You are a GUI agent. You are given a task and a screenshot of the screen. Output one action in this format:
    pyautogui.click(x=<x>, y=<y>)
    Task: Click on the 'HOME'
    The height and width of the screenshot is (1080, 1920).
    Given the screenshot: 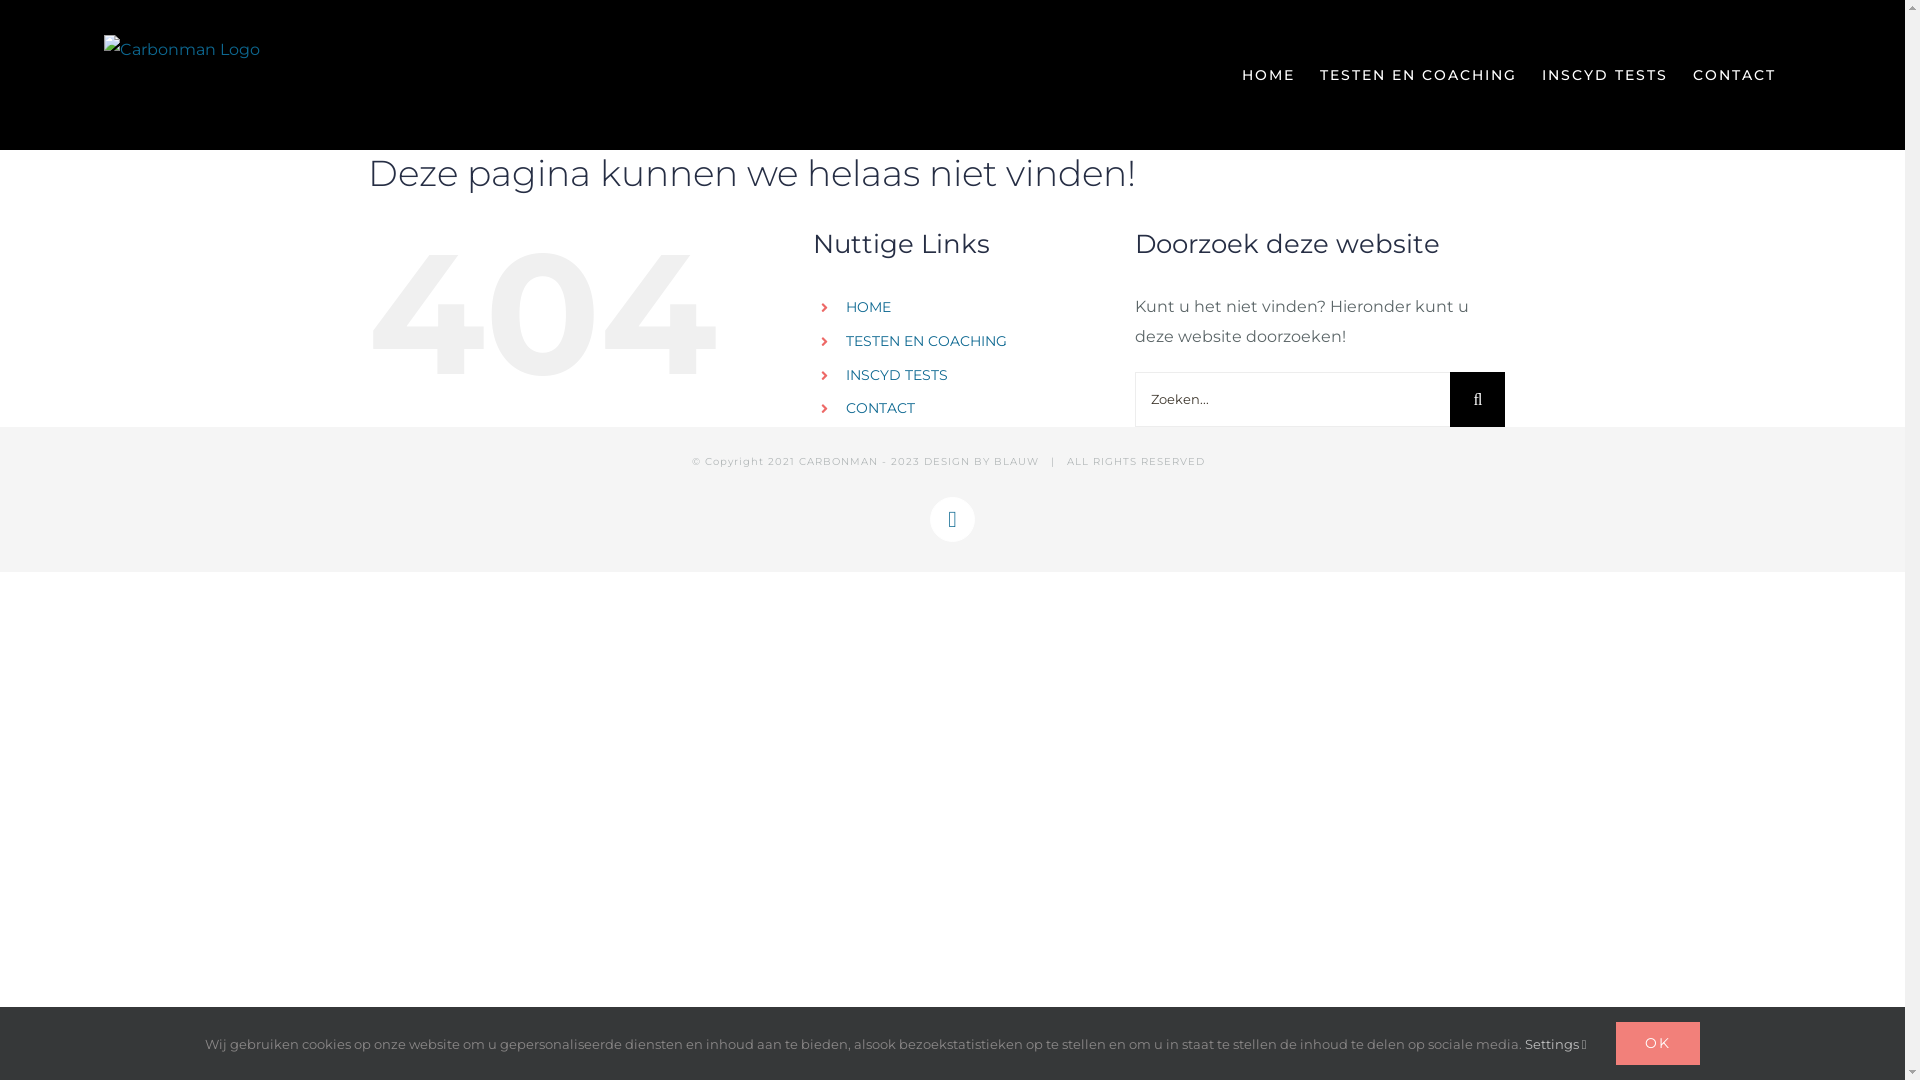 What is the action you would take?
    pyautogui.click(x=1267, y=73)
    